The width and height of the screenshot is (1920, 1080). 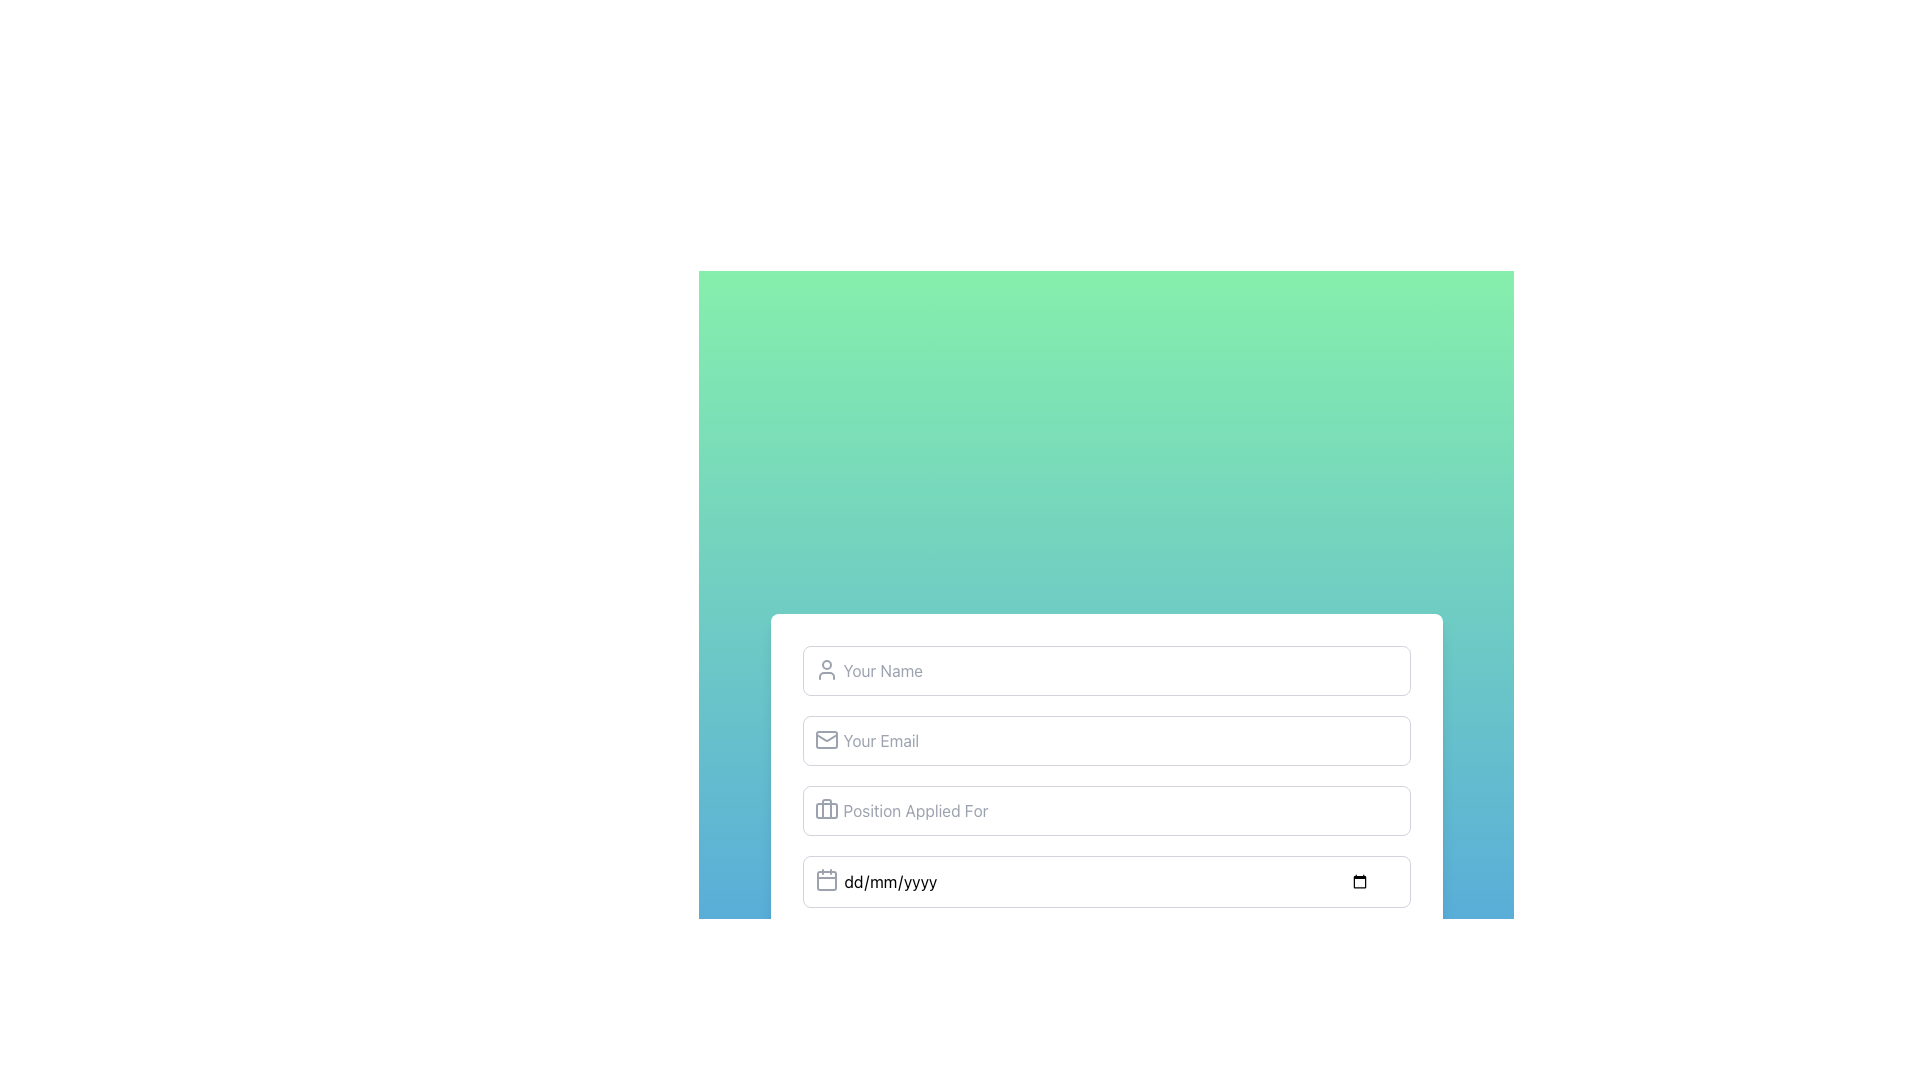 What do you see at coordinates (826, 879) in the screenshot?
I see `the date input field by clicking the calendar icon located at the leftmost side of the field` at bounding box center [826, 879].